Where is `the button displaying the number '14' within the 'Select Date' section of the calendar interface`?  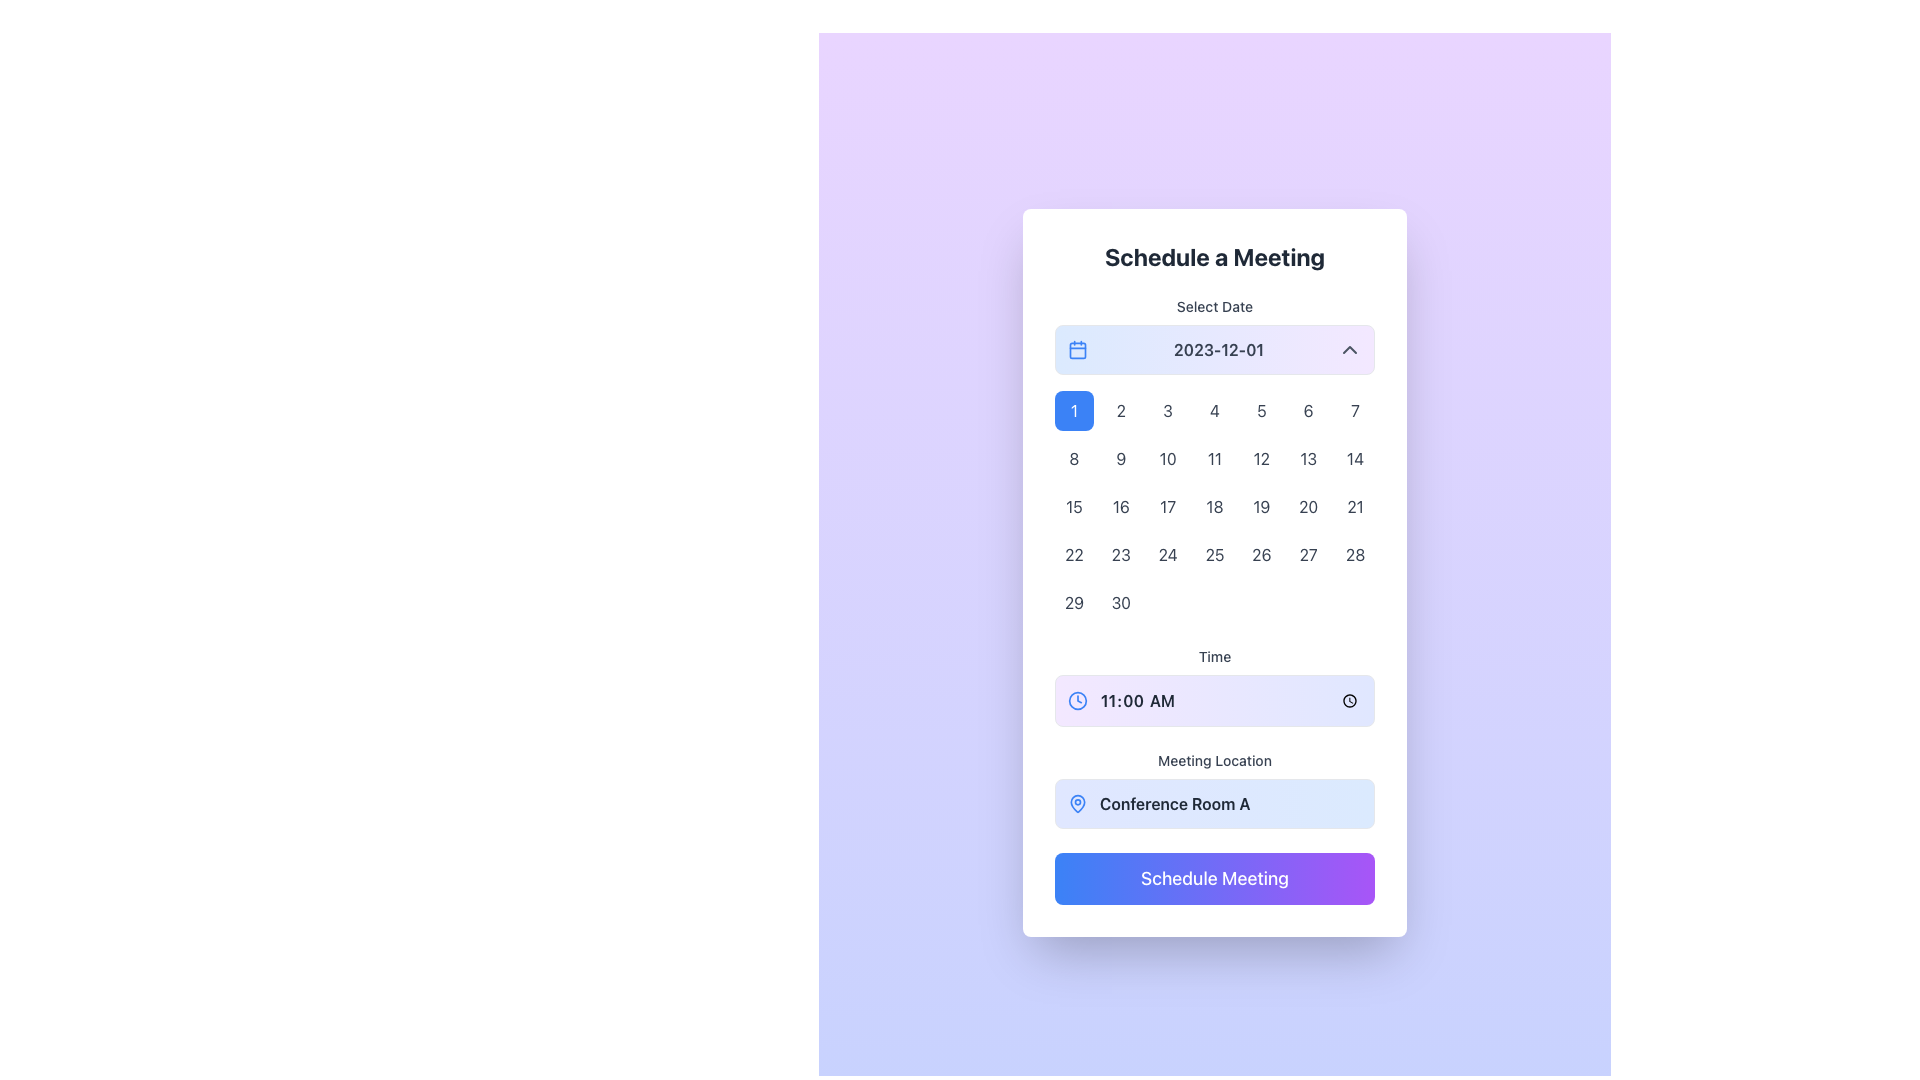
the button displaying the number '14' within the 'Select Date' section of the calendar interface is located at coordinates (1355, 459).